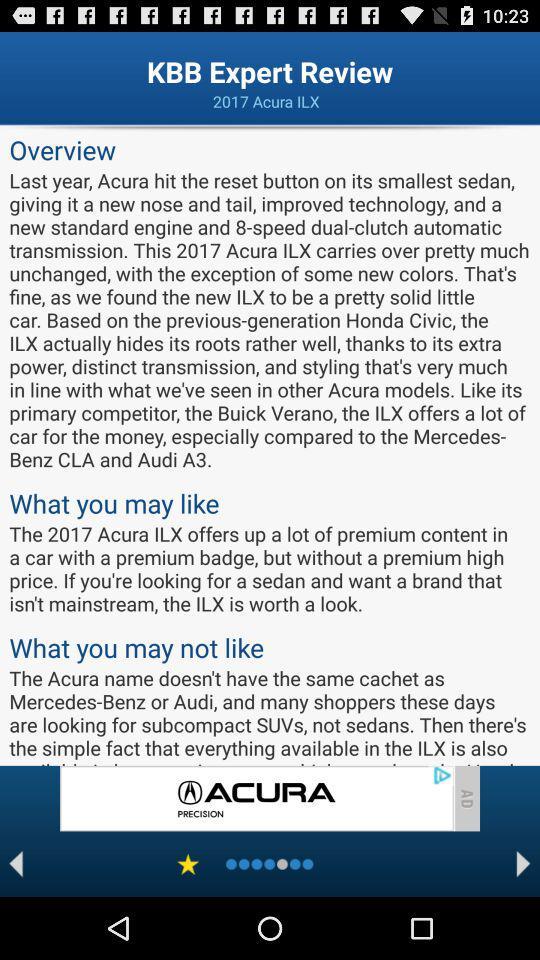 The image size is (540, 960). What do you see at coordinates (188, 924) in the screenshot?
I see `the star icon` at bounding box center [188, 924].